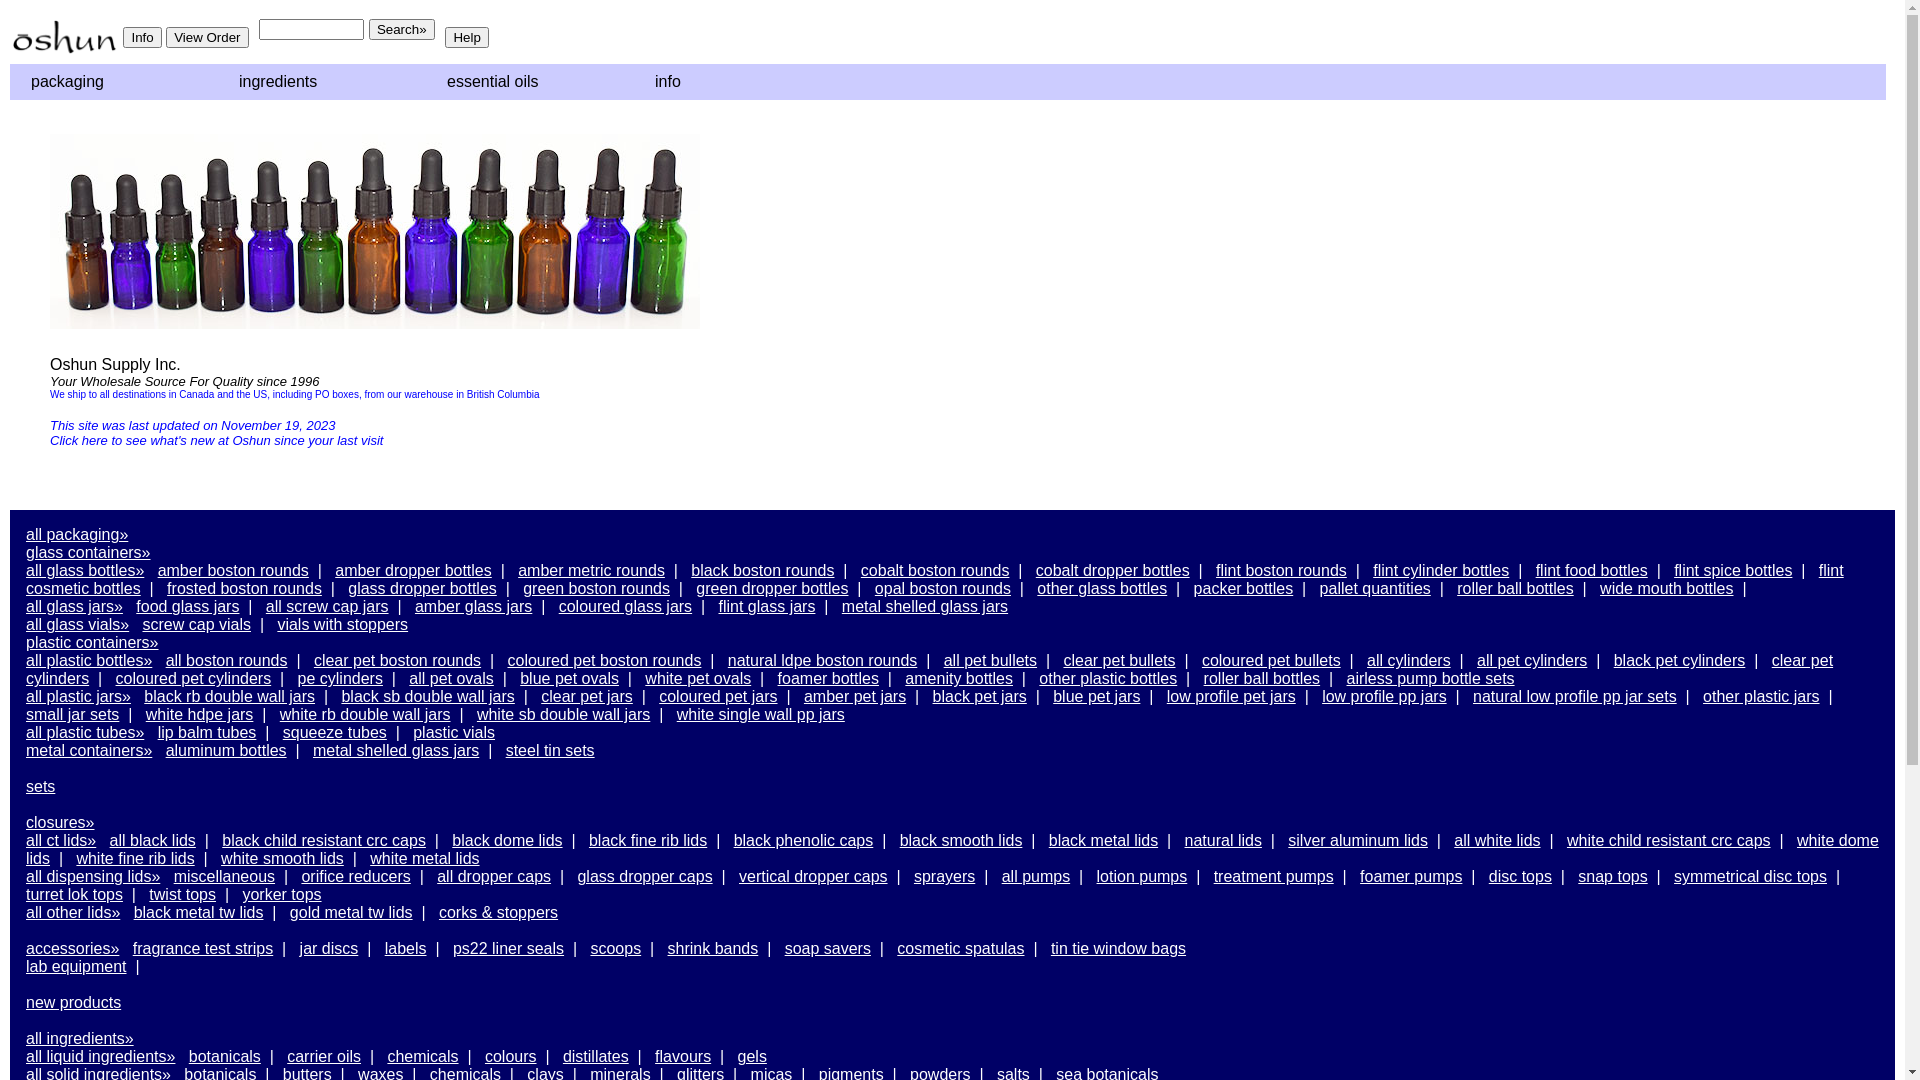 The image size is (1920, 1080). I want to click on 'tin tie window bags', so click(1117, 947).